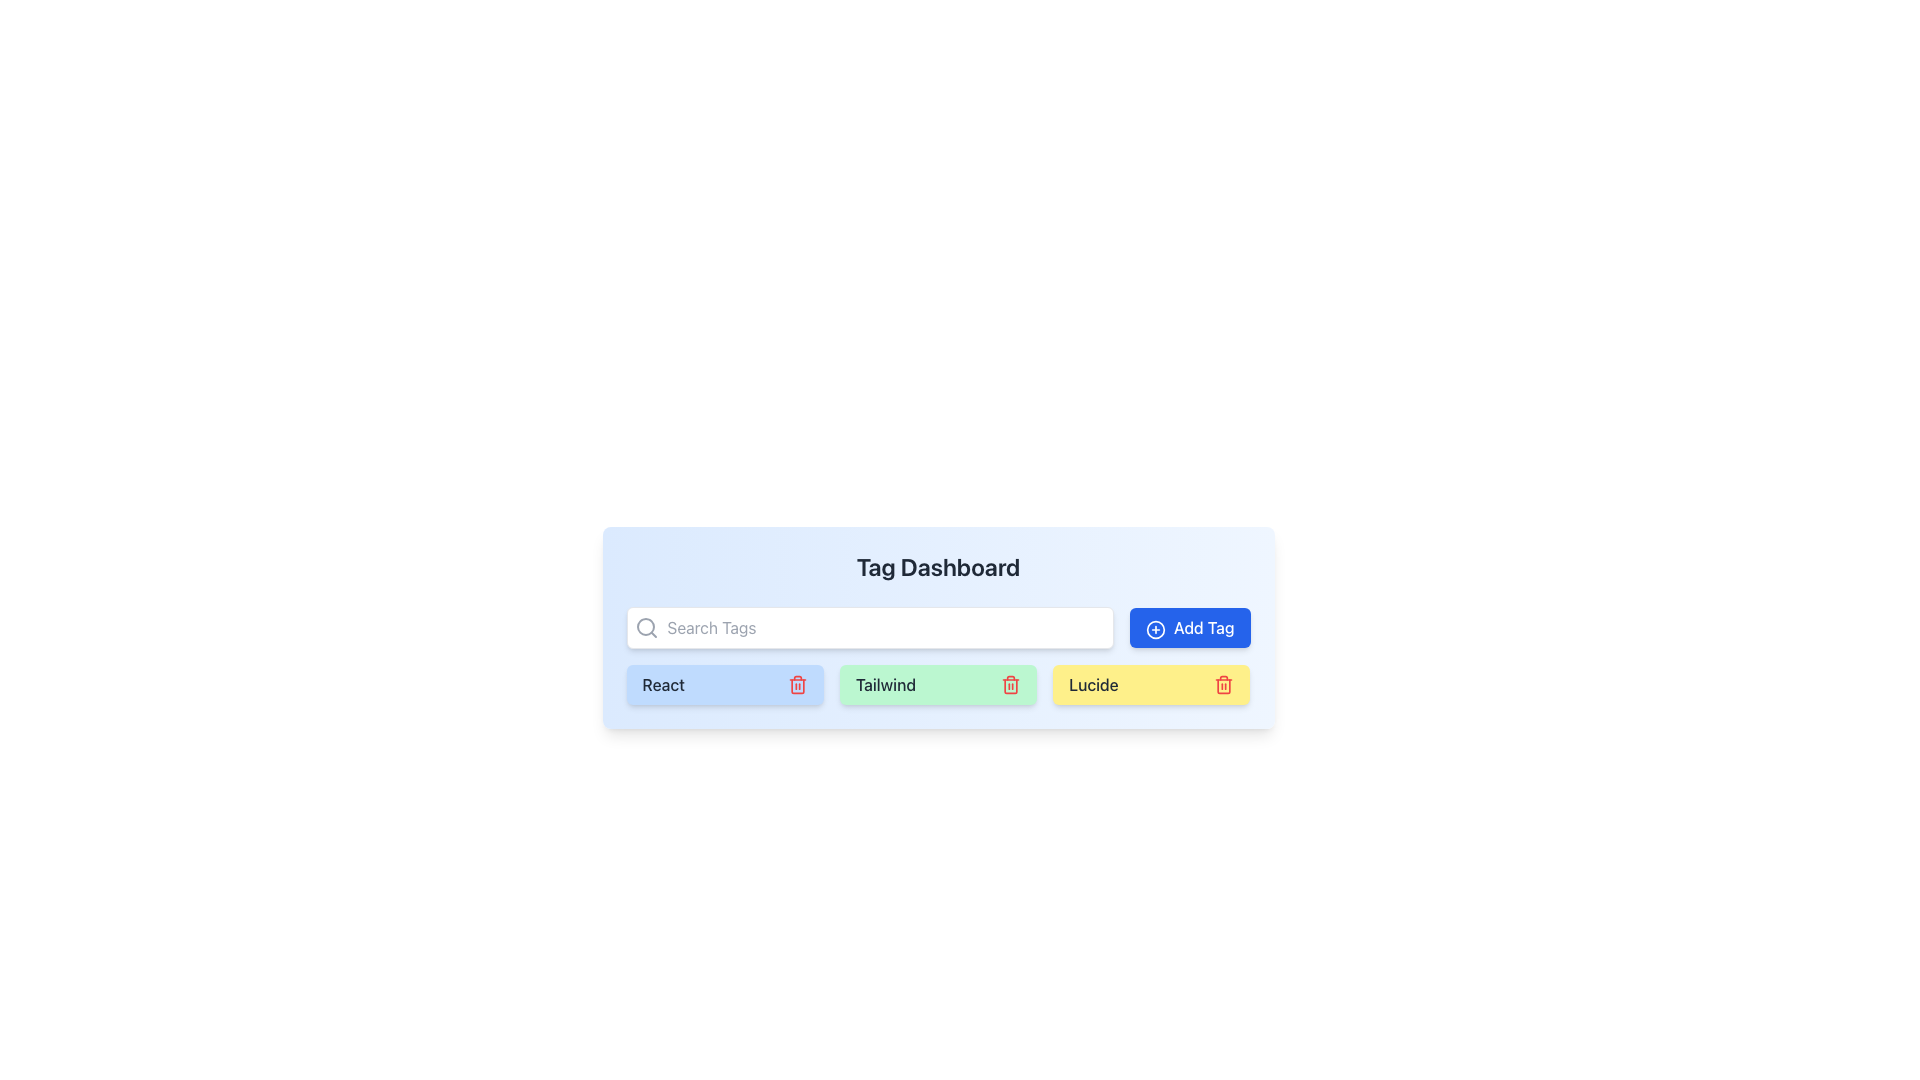 The image size is (1920, 1080). What do you see at coordinates (1190, 627) in the screenshot?
I see `the 'Add Tag' button, which is a rectangular button with a blue background and white text, located on the right side of the 'Tag Dashboard'` at bounding box center [1190, 627].